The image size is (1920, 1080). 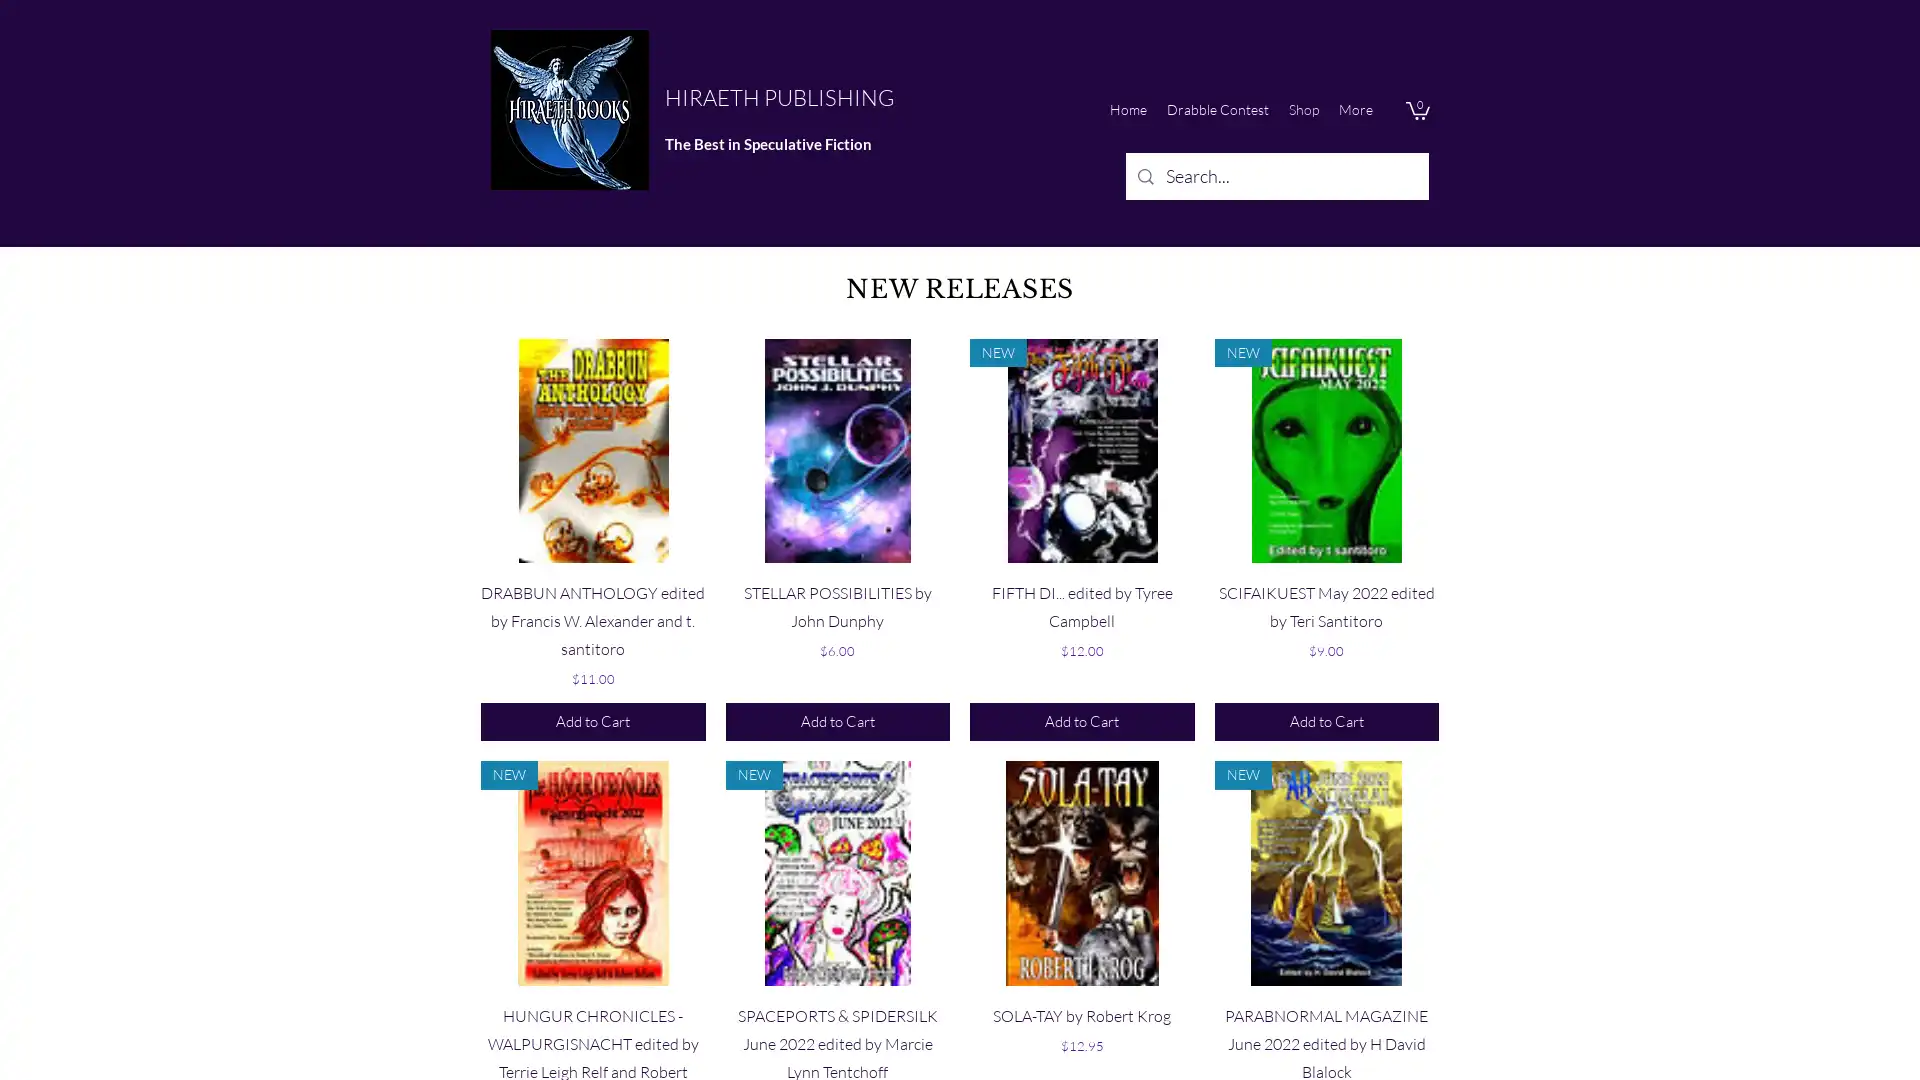 What do you see at coordinates (1416, 110) in the screenshot?
I see `Cart with 0 items` at bounding box center [1416, 110].